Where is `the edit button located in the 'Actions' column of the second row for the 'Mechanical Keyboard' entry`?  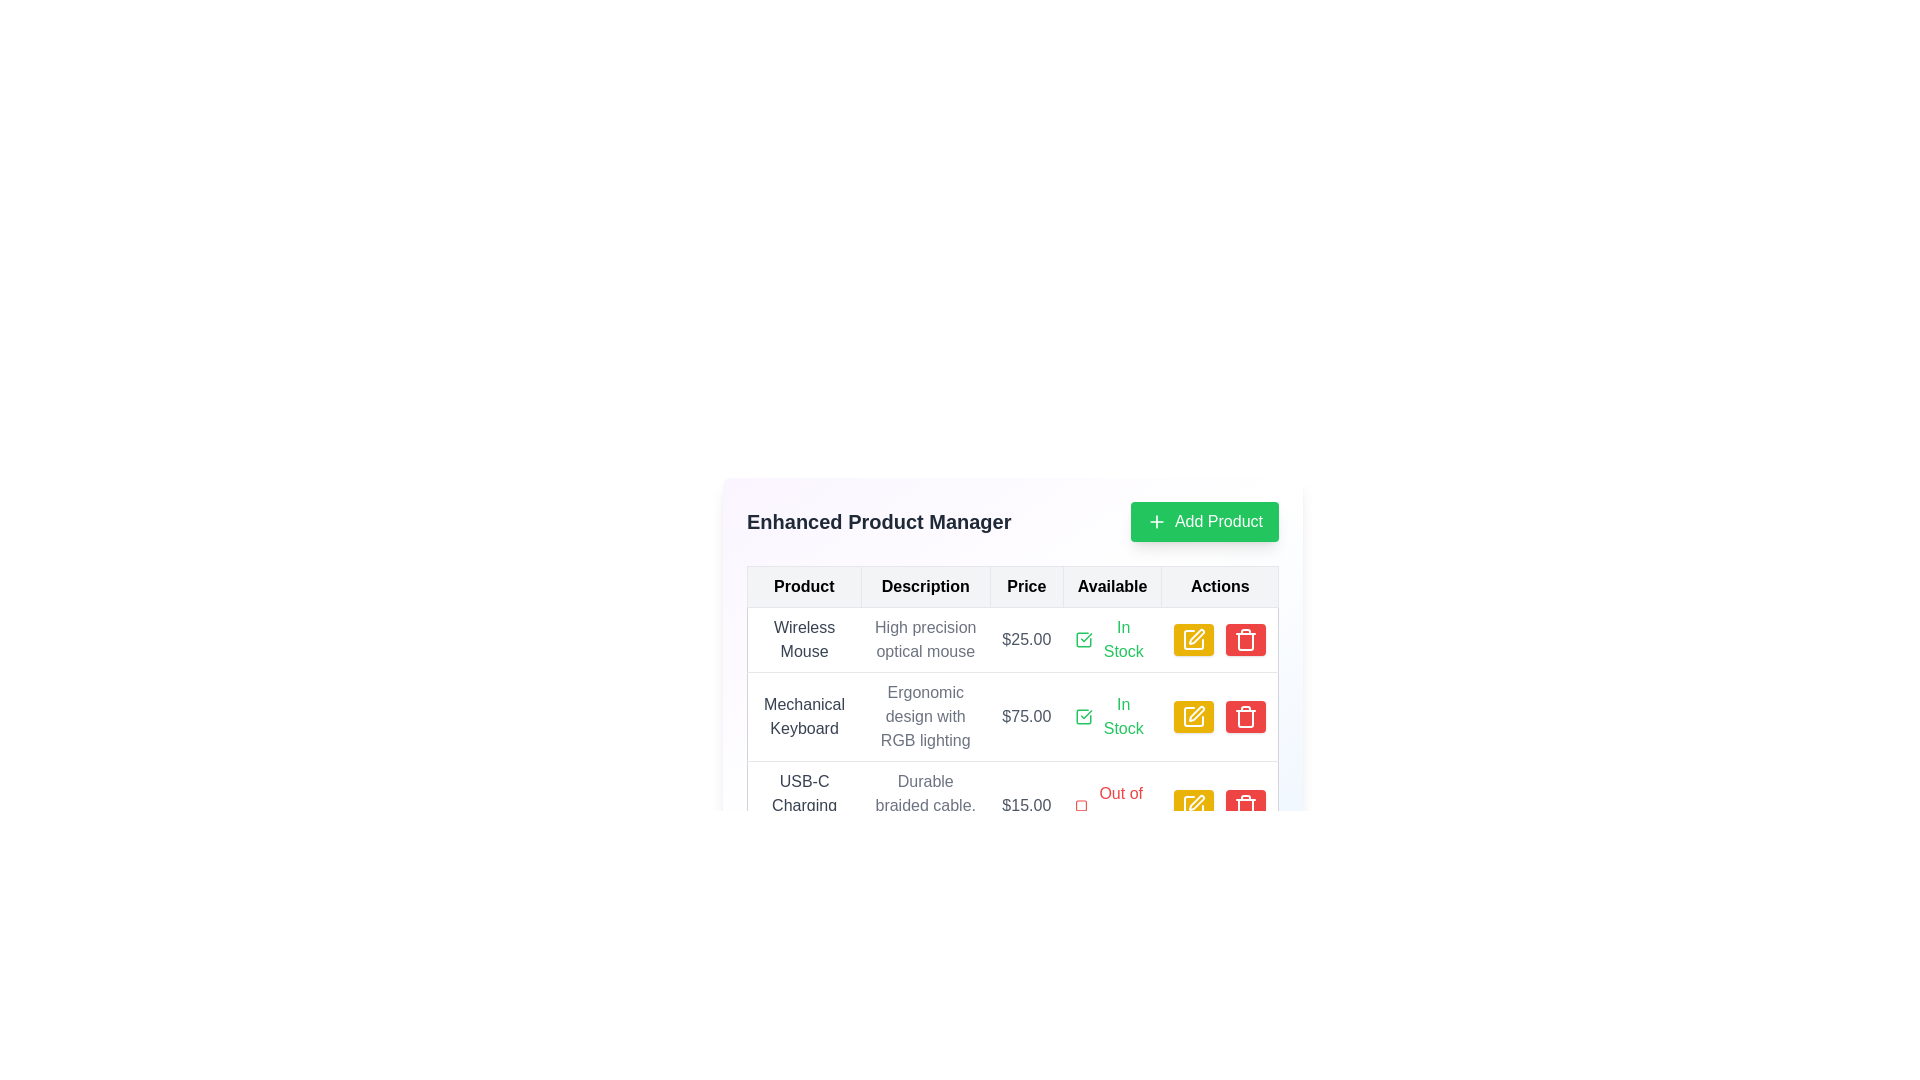
the edit button located in the 'Actions' column of the second row for the 'Mechanical Keyboard' entry is located at coordinates (1194, 716).